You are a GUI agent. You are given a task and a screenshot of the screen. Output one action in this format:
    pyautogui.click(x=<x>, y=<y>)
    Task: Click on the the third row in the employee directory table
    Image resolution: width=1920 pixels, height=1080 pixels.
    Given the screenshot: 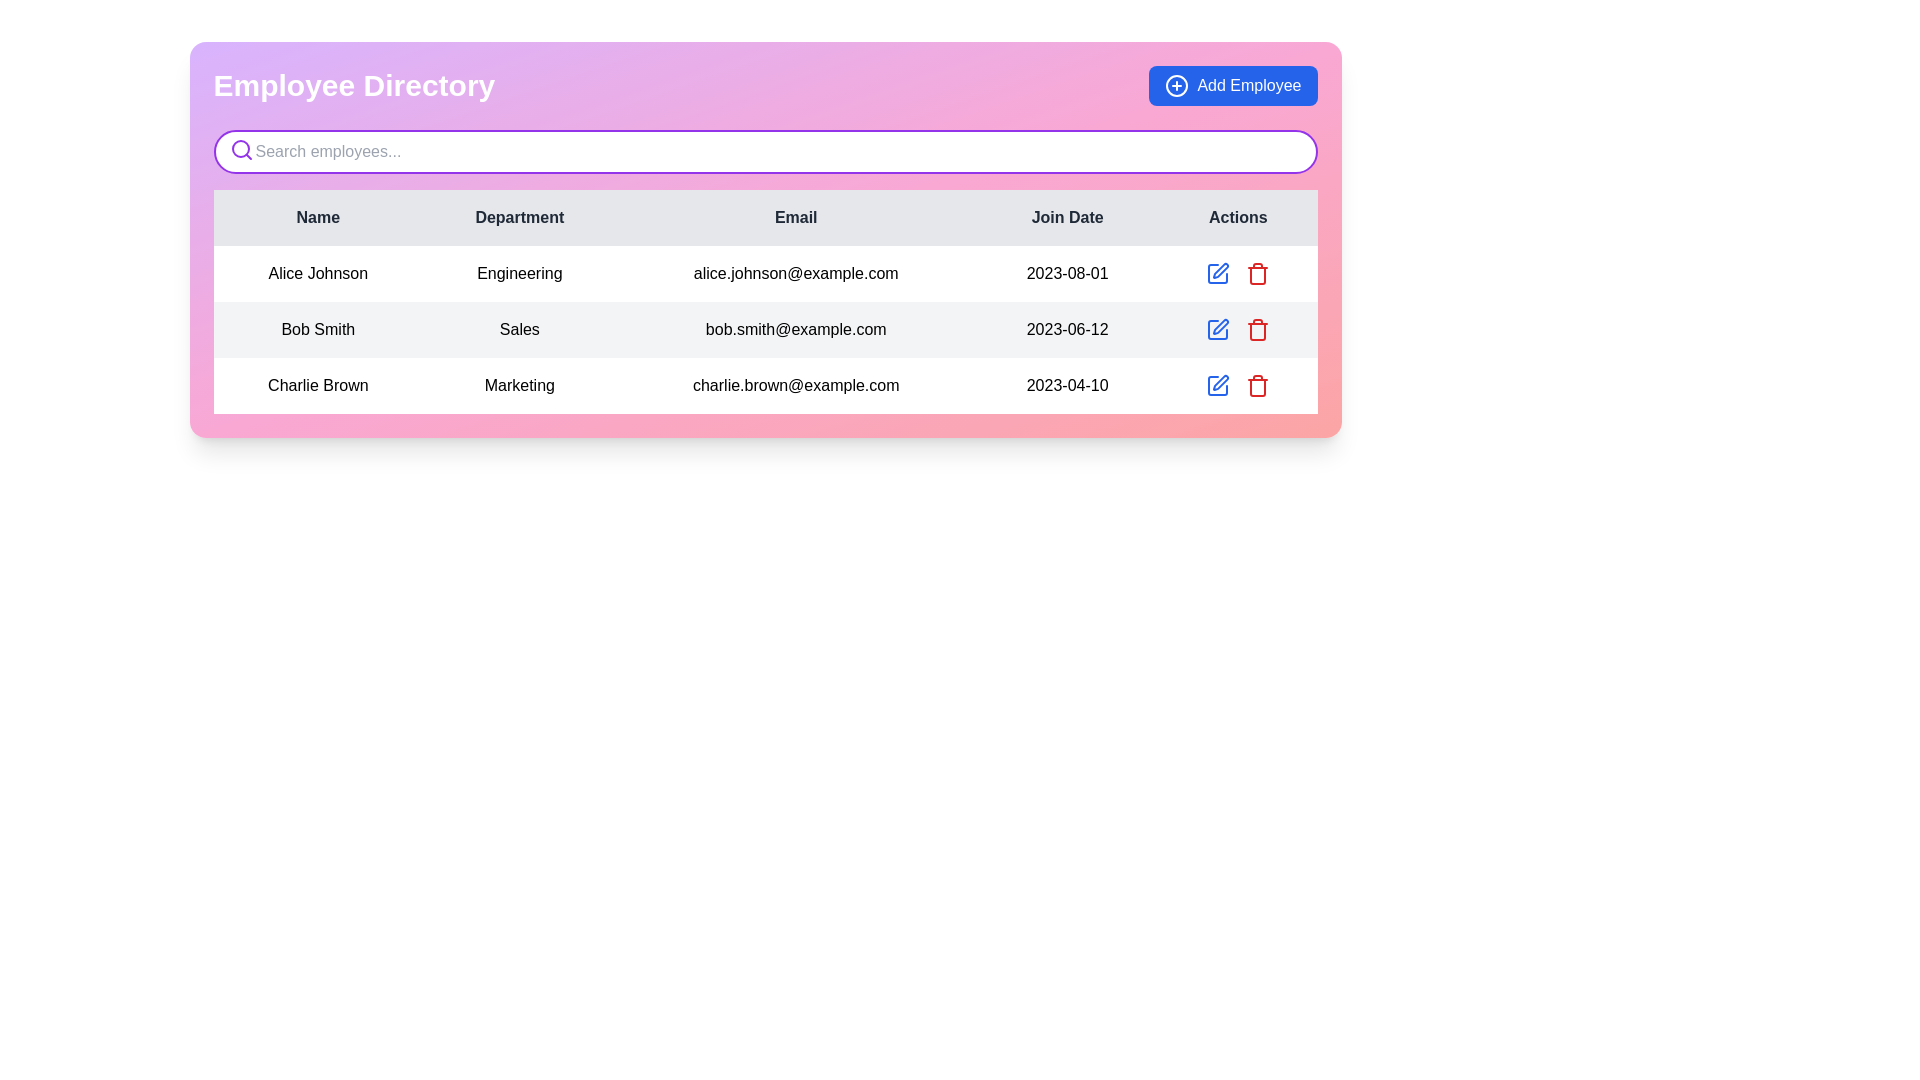 What is the action you would take?
    pyautogui.click(x=764, y=385)
    